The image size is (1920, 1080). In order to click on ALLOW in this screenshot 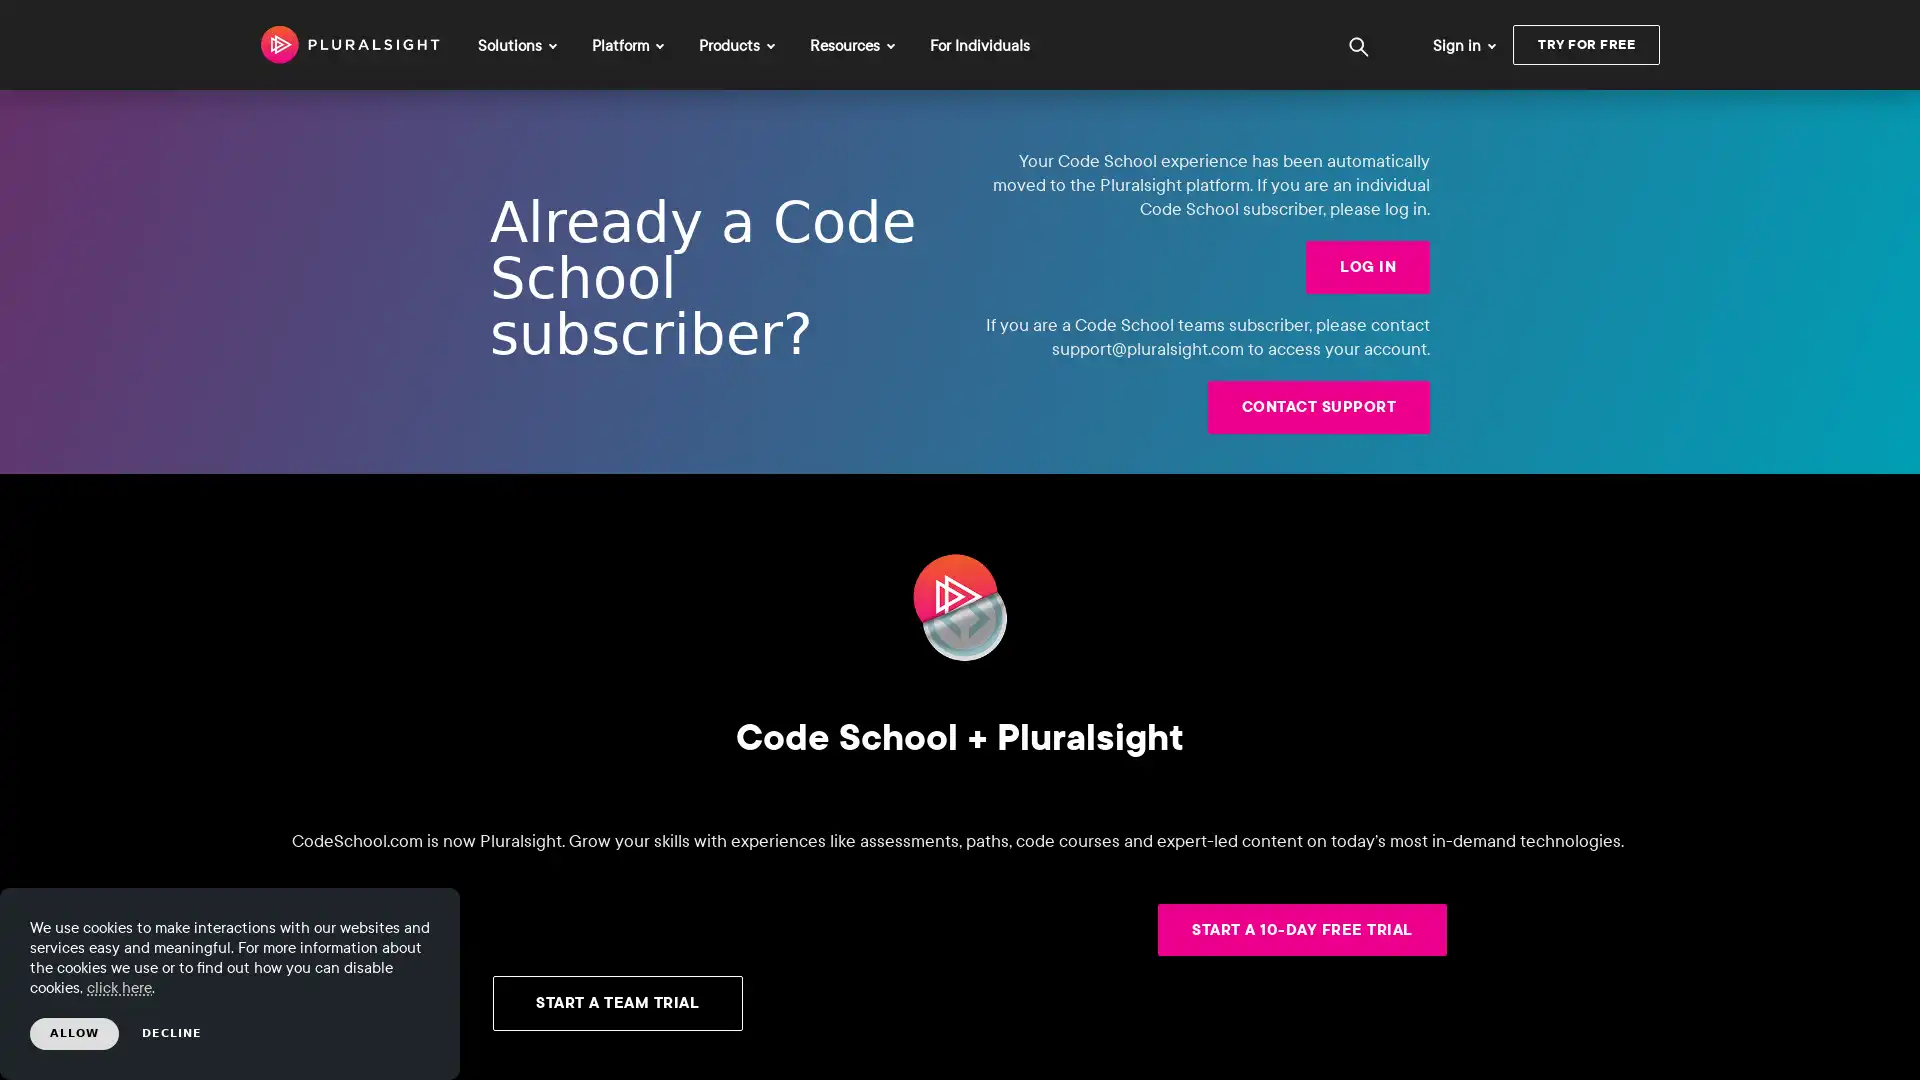, I will do `click(74, 1033)`.